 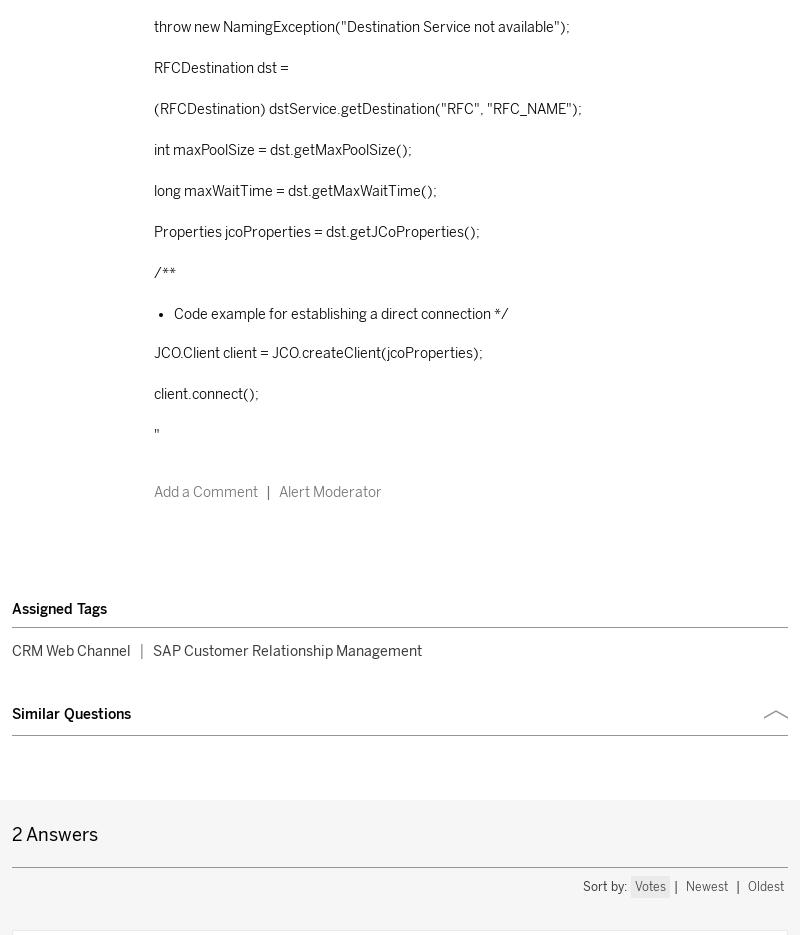 What do you see at coordinates (315, 231) in the screenshot?
I see `'Properties jcoProperties = dst.getJCoProperties();'` at bounding box center [315, 231].